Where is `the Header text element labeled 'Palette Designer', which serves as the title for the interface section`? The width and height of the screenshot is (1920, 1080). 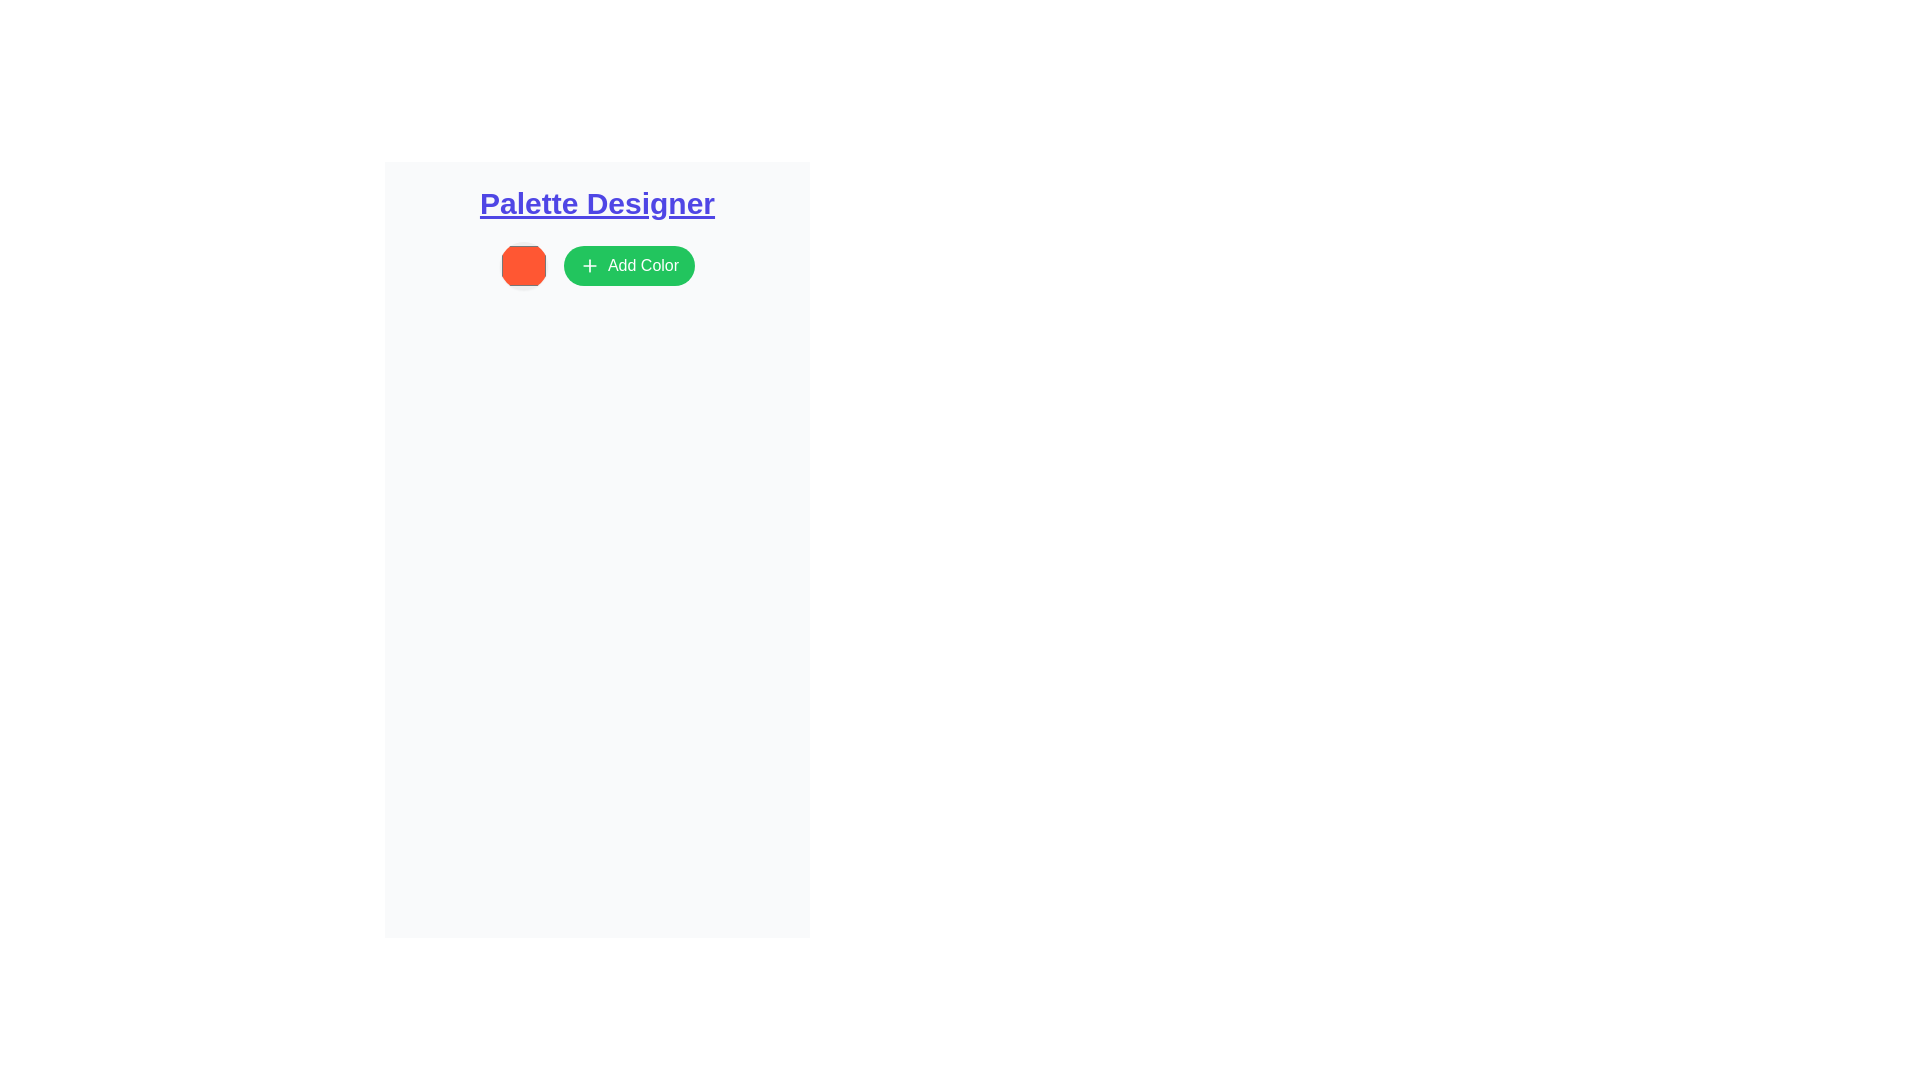
the Header text element labeled 'Palette Designer', which serves as the title for the interface section is located at coordinates (596, 204).